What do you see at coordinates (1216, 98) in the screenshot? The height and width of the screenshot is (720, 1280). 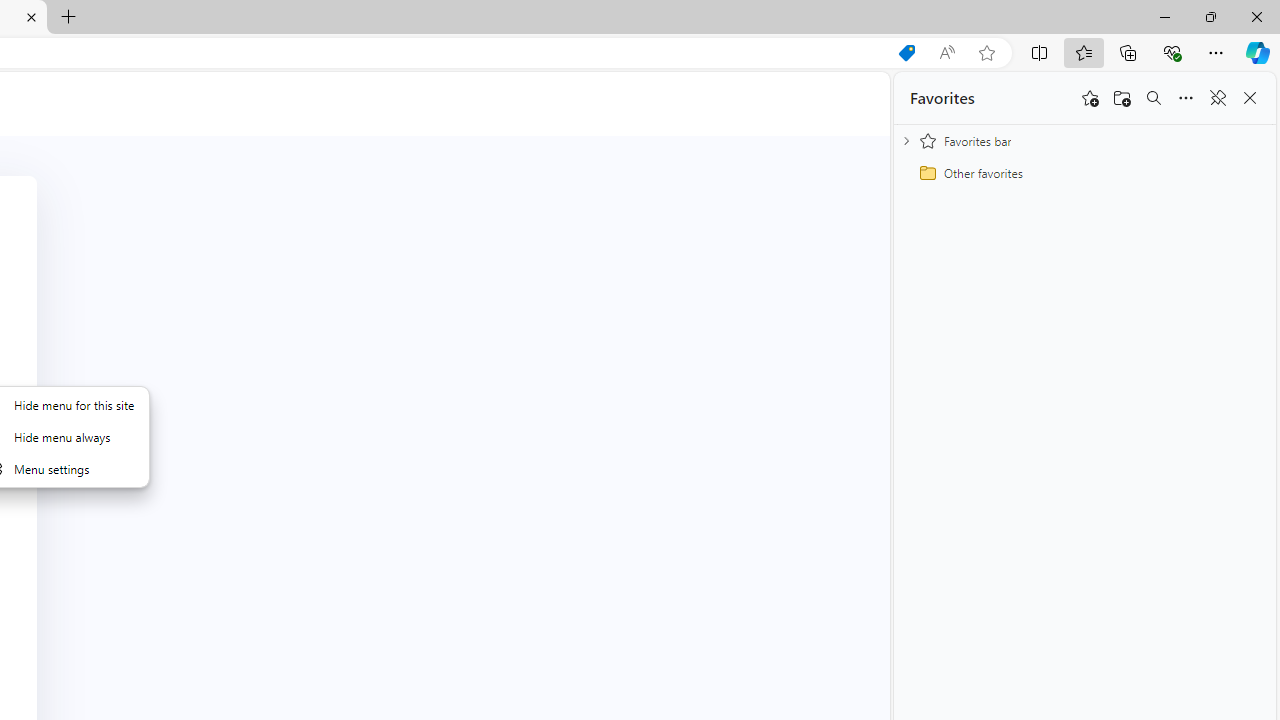 I see `'Unpin favorites'` at bounding box center [1216, 98].